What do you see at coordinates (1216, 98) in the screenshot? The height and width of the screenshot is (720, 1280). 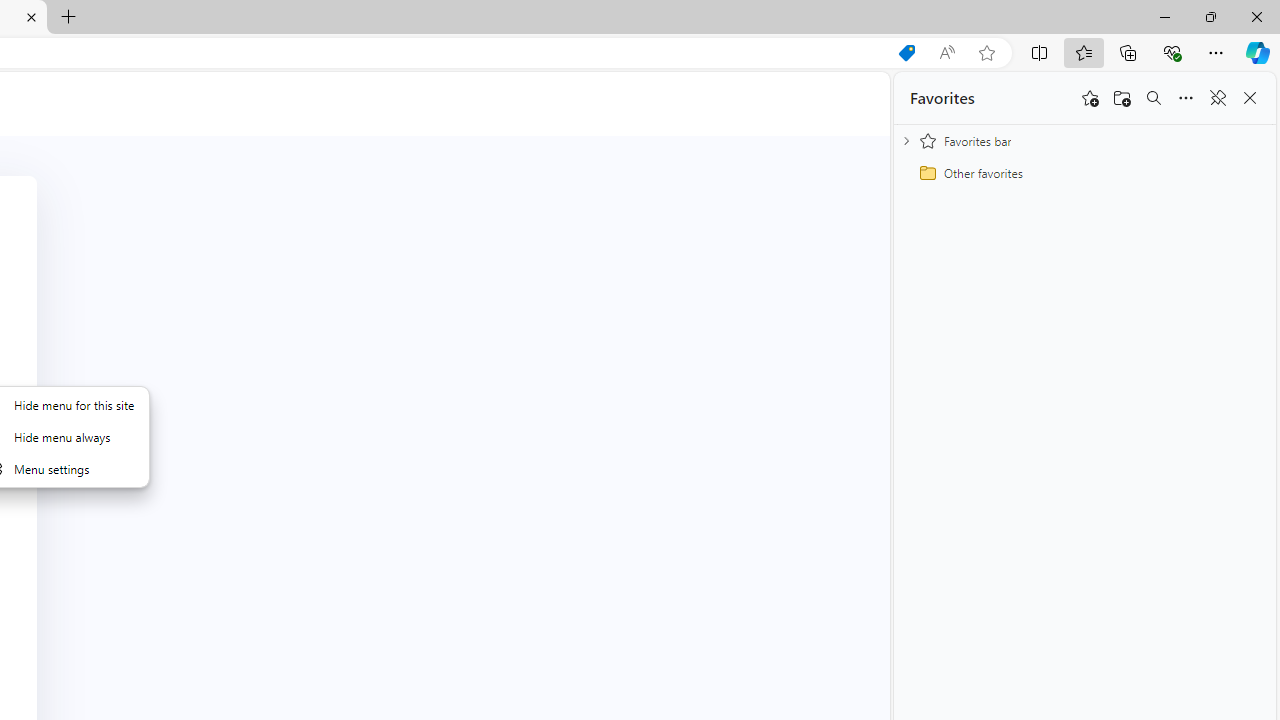 I see `'Unpin favorites'` at bounding box center [1216, 98].